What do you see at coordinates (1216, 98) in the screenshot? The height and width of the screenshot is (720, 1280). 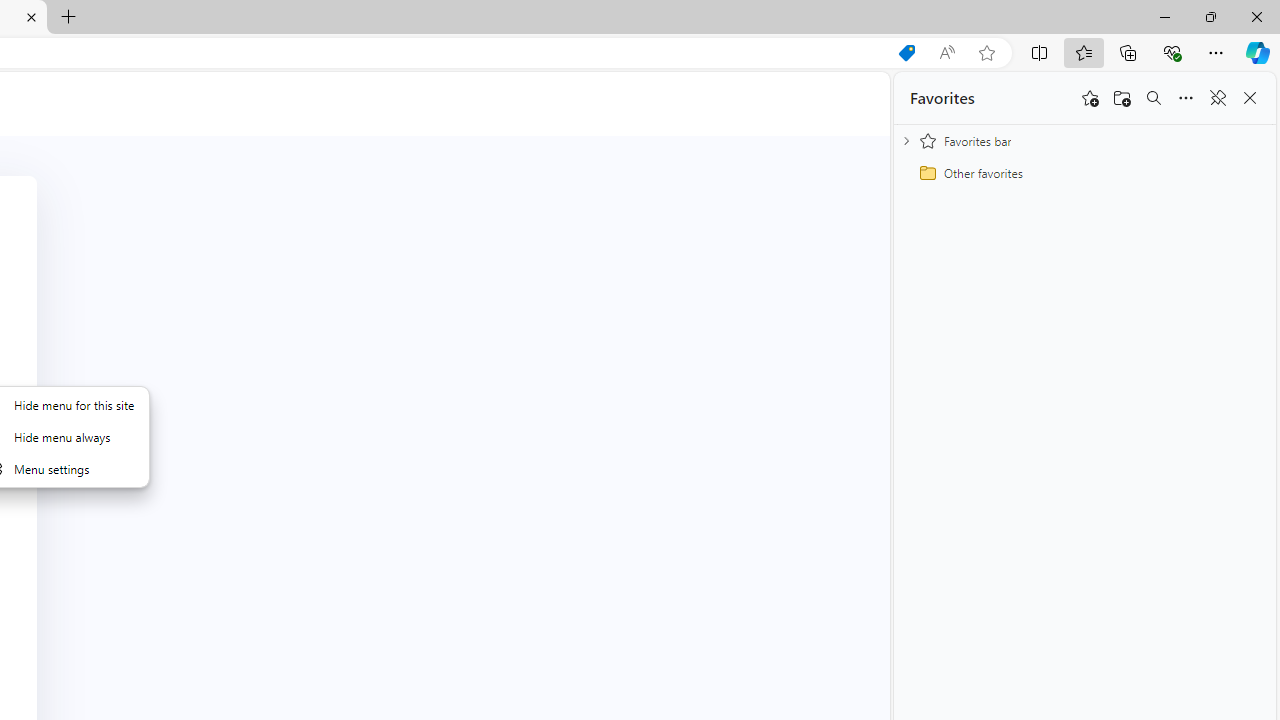 I see `'Unpin favorites'` at bounding box center [1216, 98].